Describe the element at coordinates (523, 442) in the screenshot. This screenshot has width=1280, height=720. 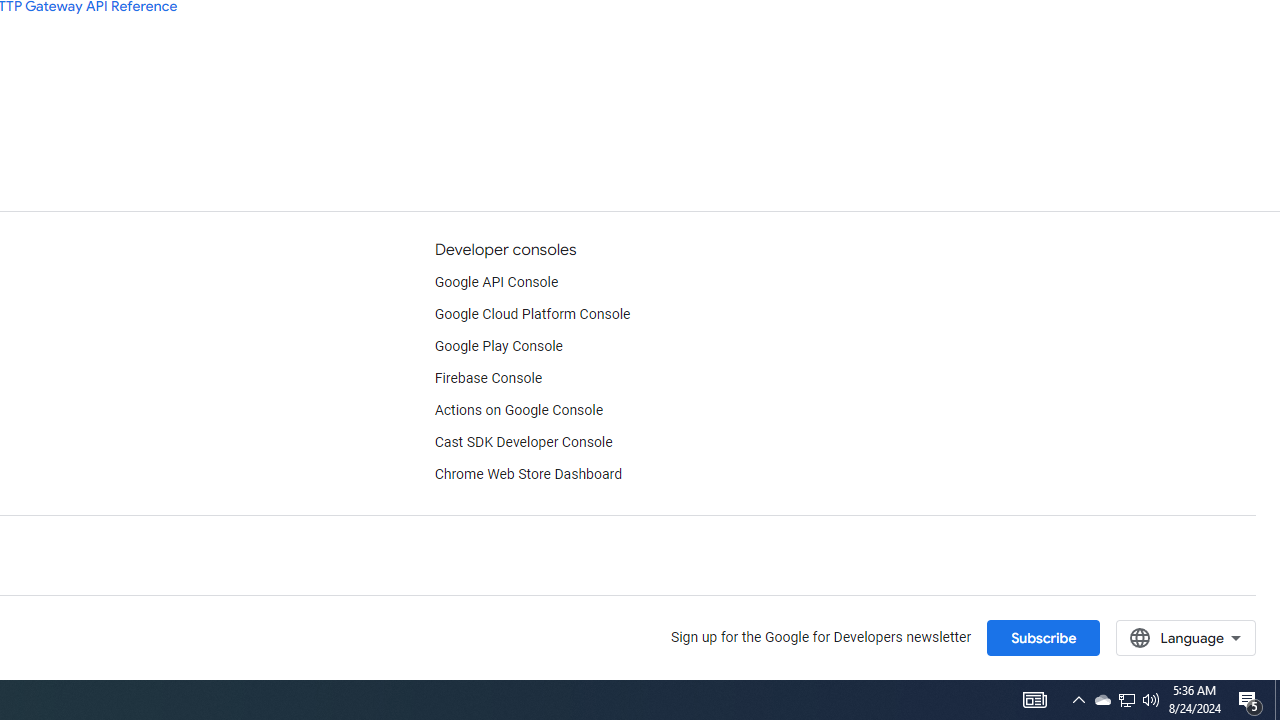
I see `'Cast SDK Developer Console'` at that location.